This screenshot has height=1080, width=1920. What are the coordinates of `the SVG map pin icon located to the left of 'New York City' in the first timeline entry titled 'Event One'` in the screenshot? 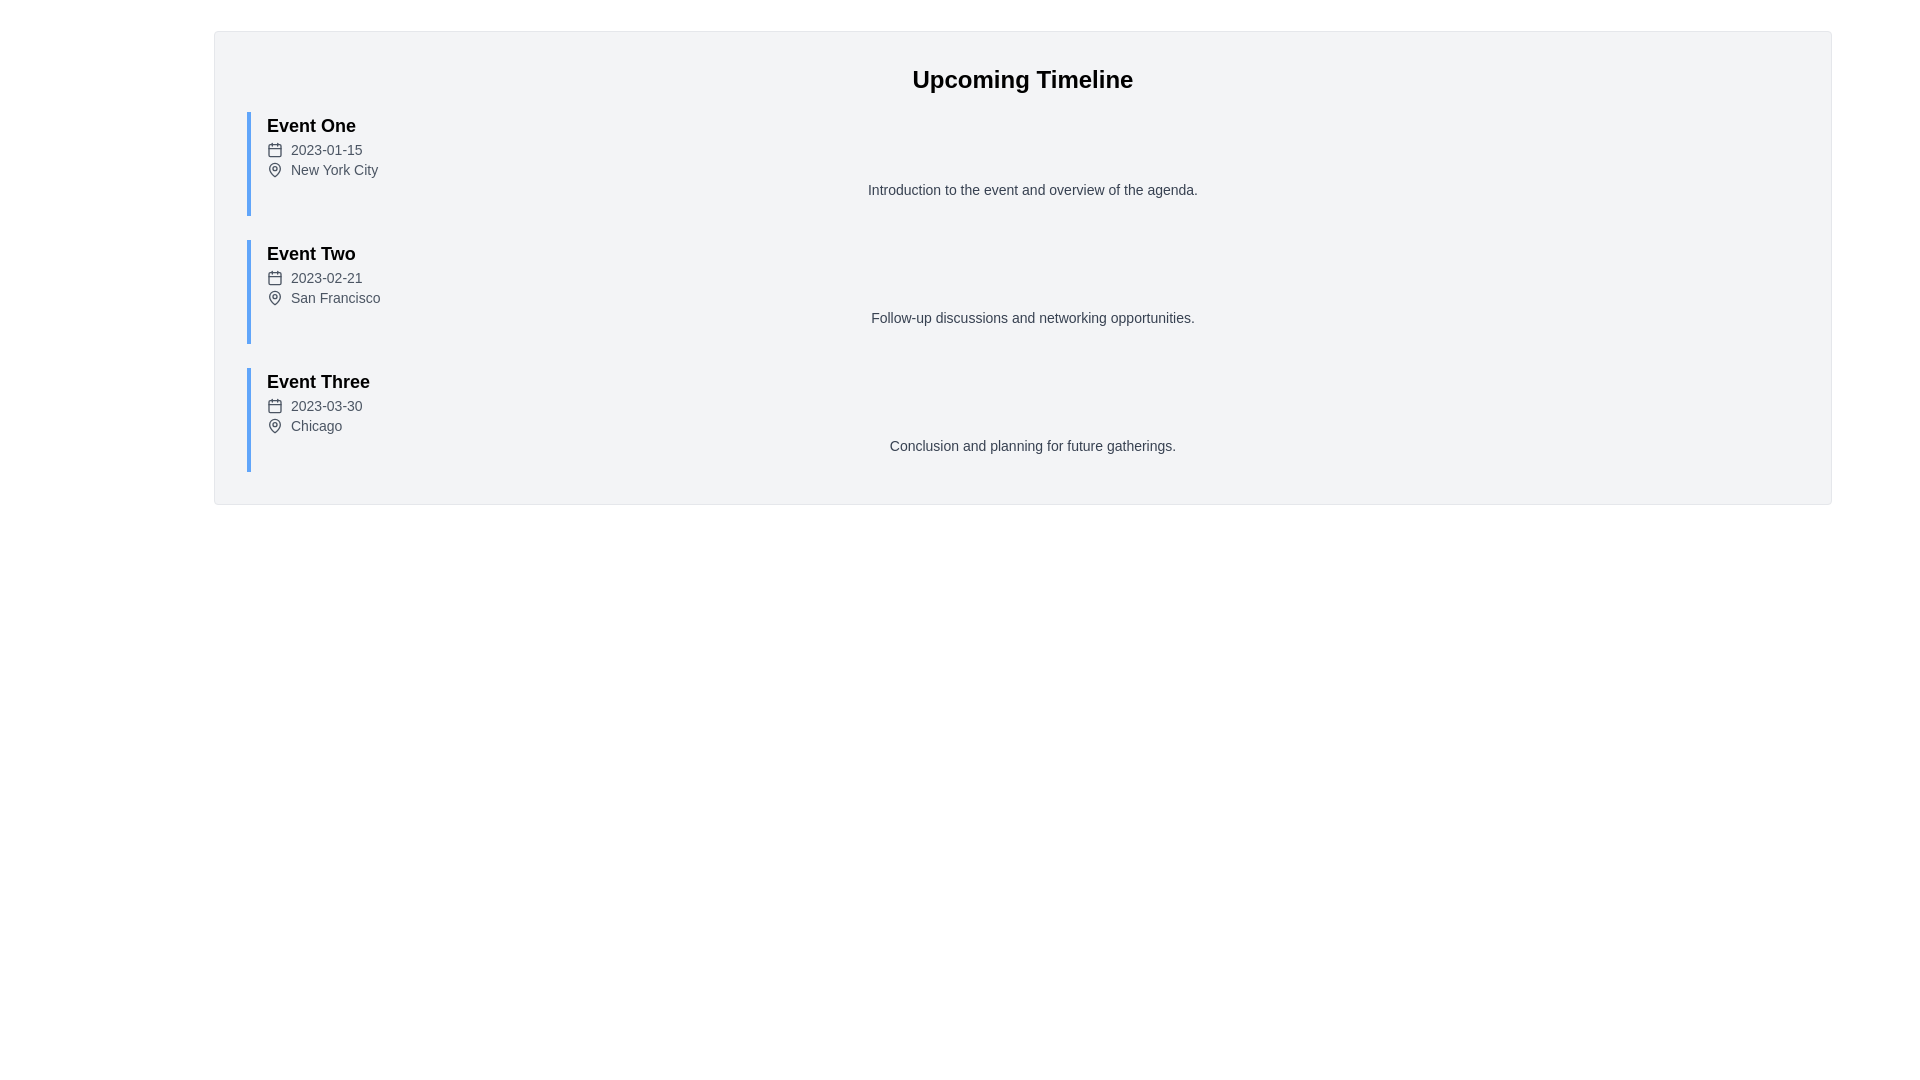 It's located at (273, 168).